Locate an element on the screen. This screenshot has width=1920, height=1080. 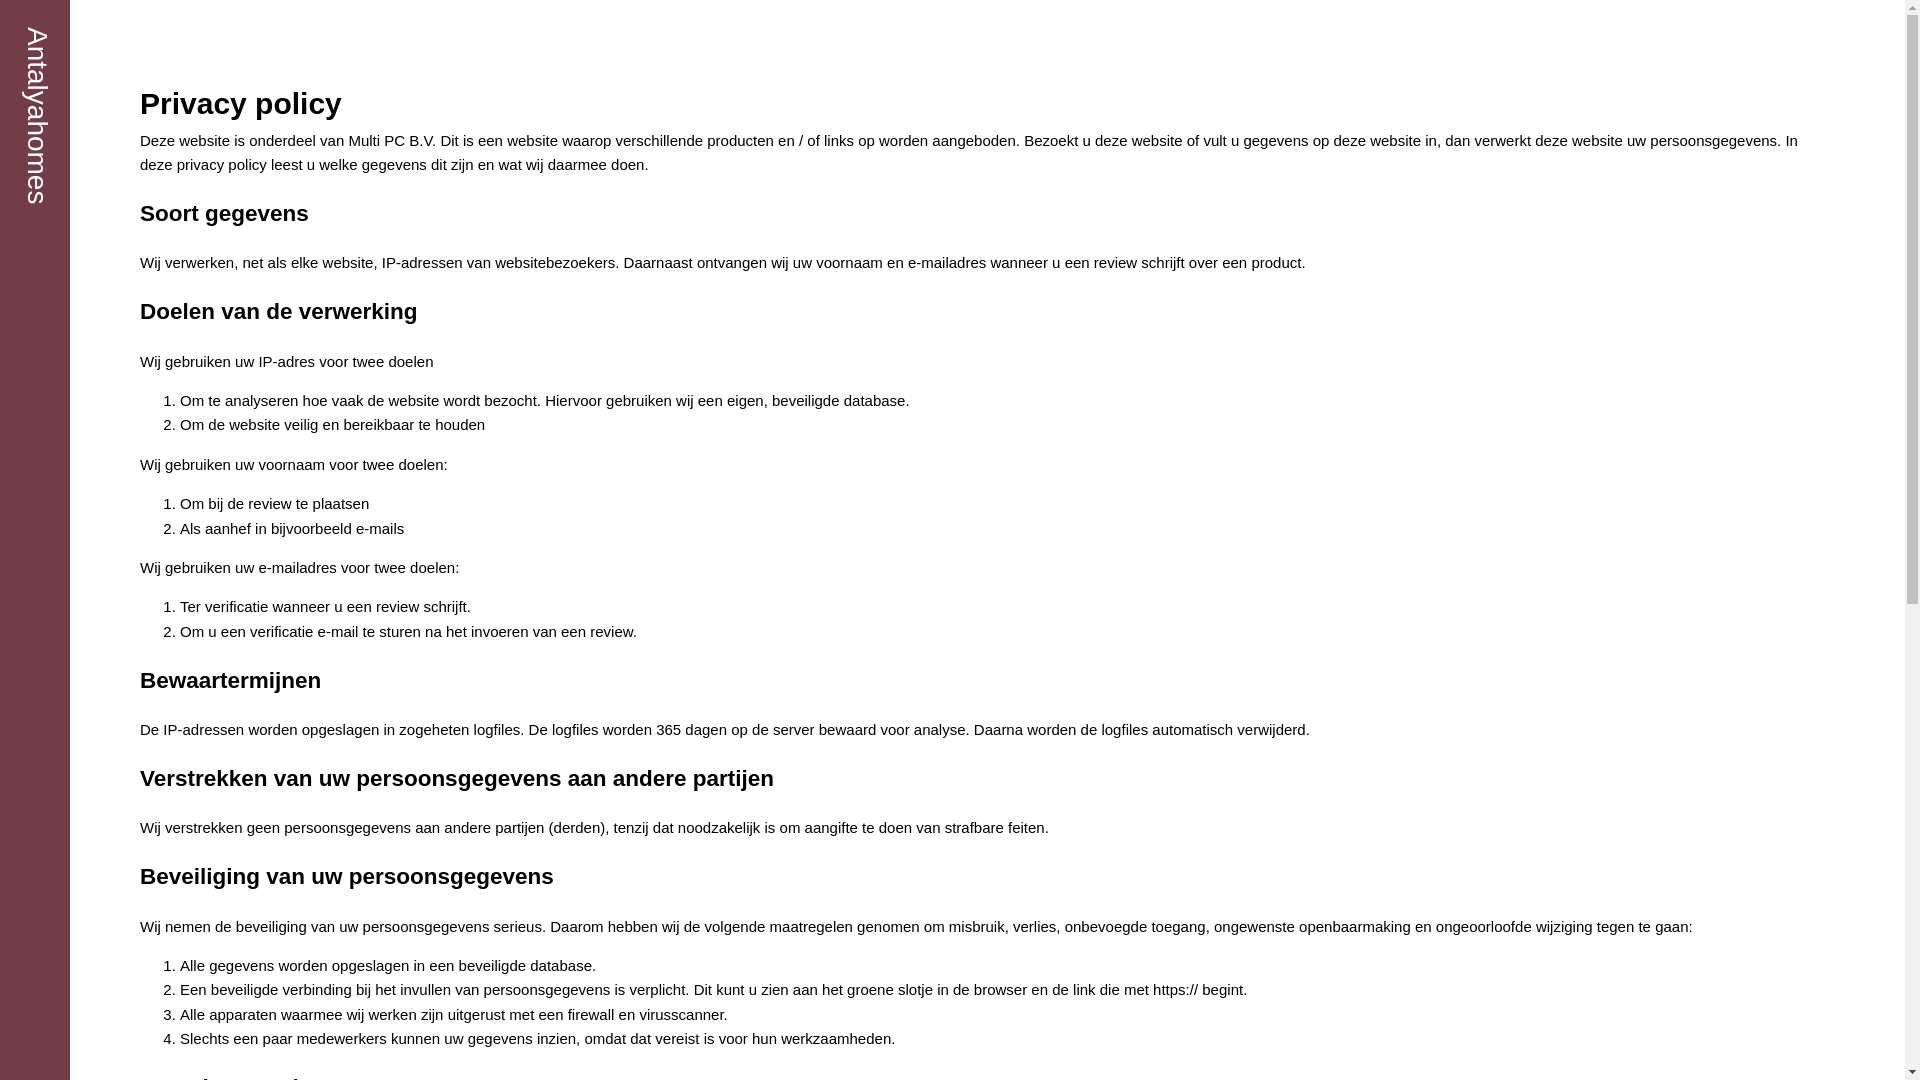
'Antalyahomes' is located at coordinates (37, 115).